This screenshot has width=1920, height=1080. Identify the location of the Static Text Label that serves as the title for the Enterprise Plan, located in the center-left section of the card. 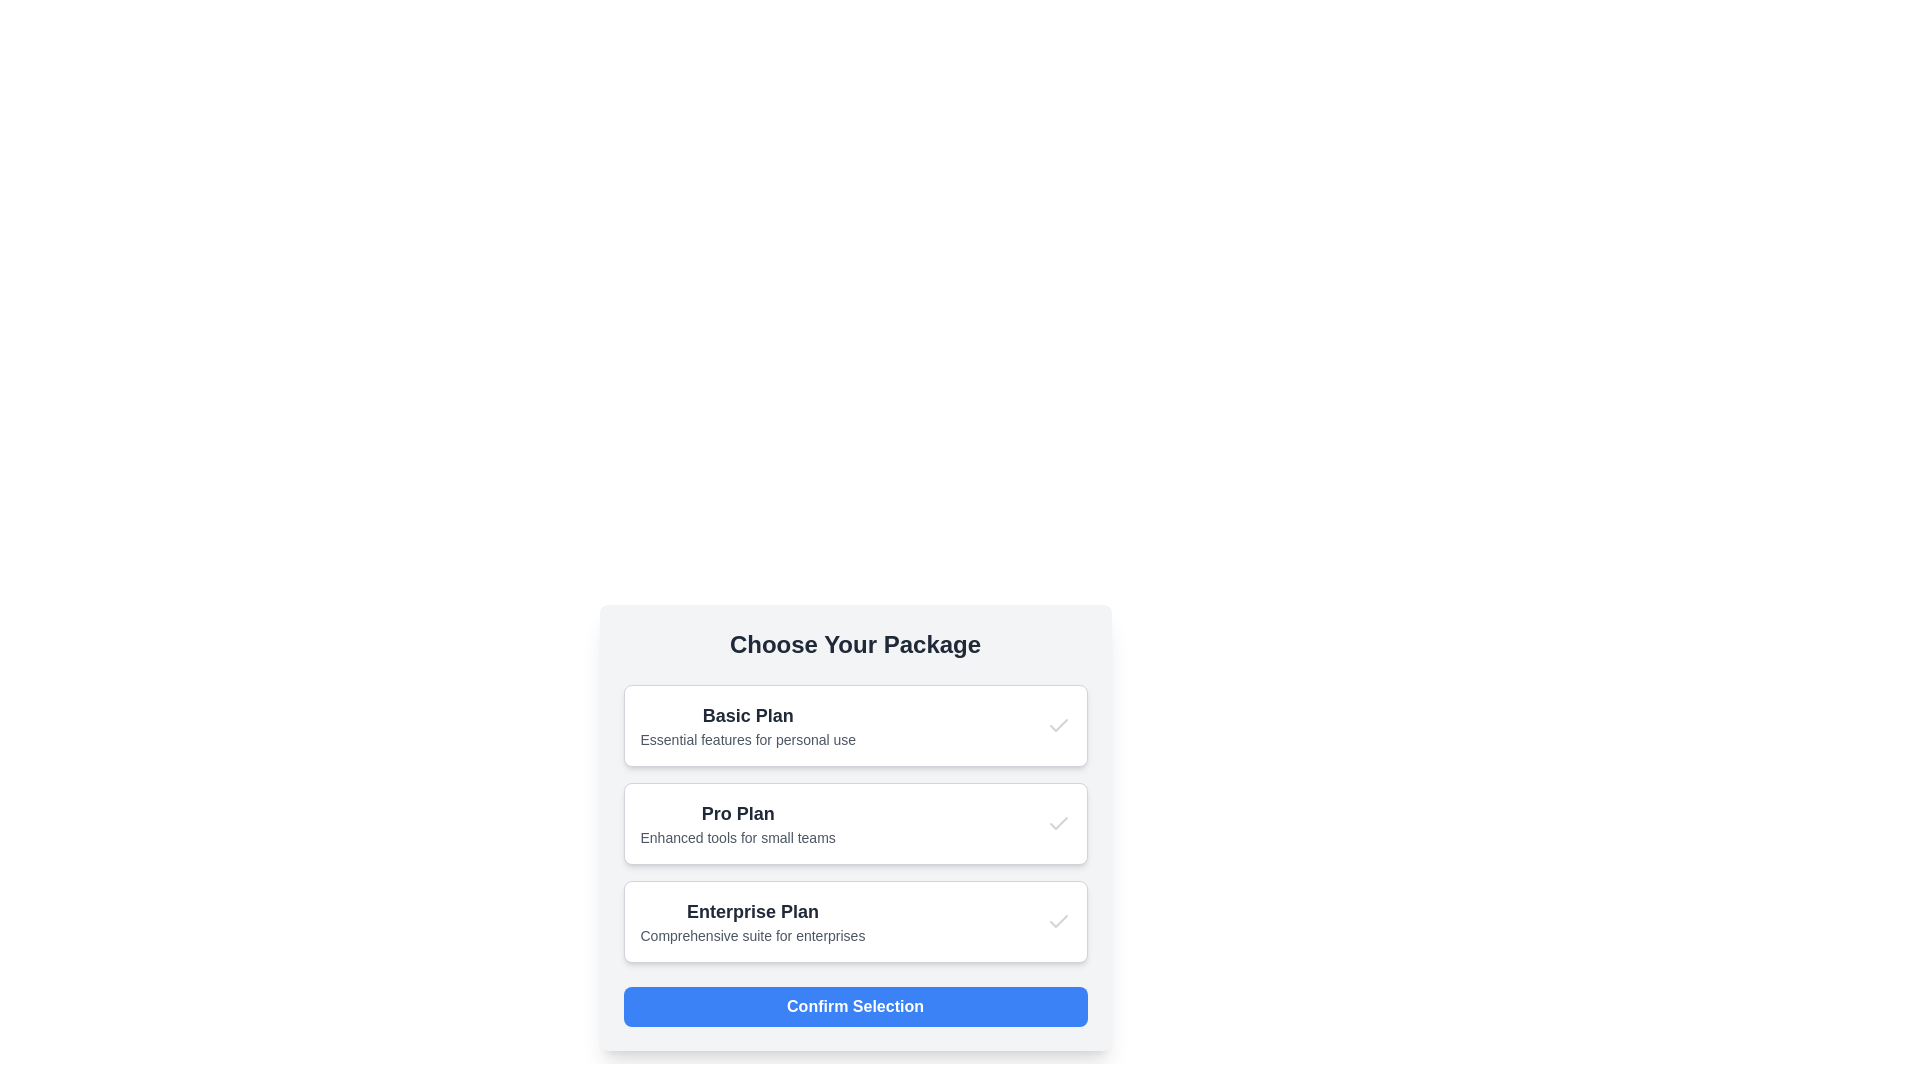
(752, 911).